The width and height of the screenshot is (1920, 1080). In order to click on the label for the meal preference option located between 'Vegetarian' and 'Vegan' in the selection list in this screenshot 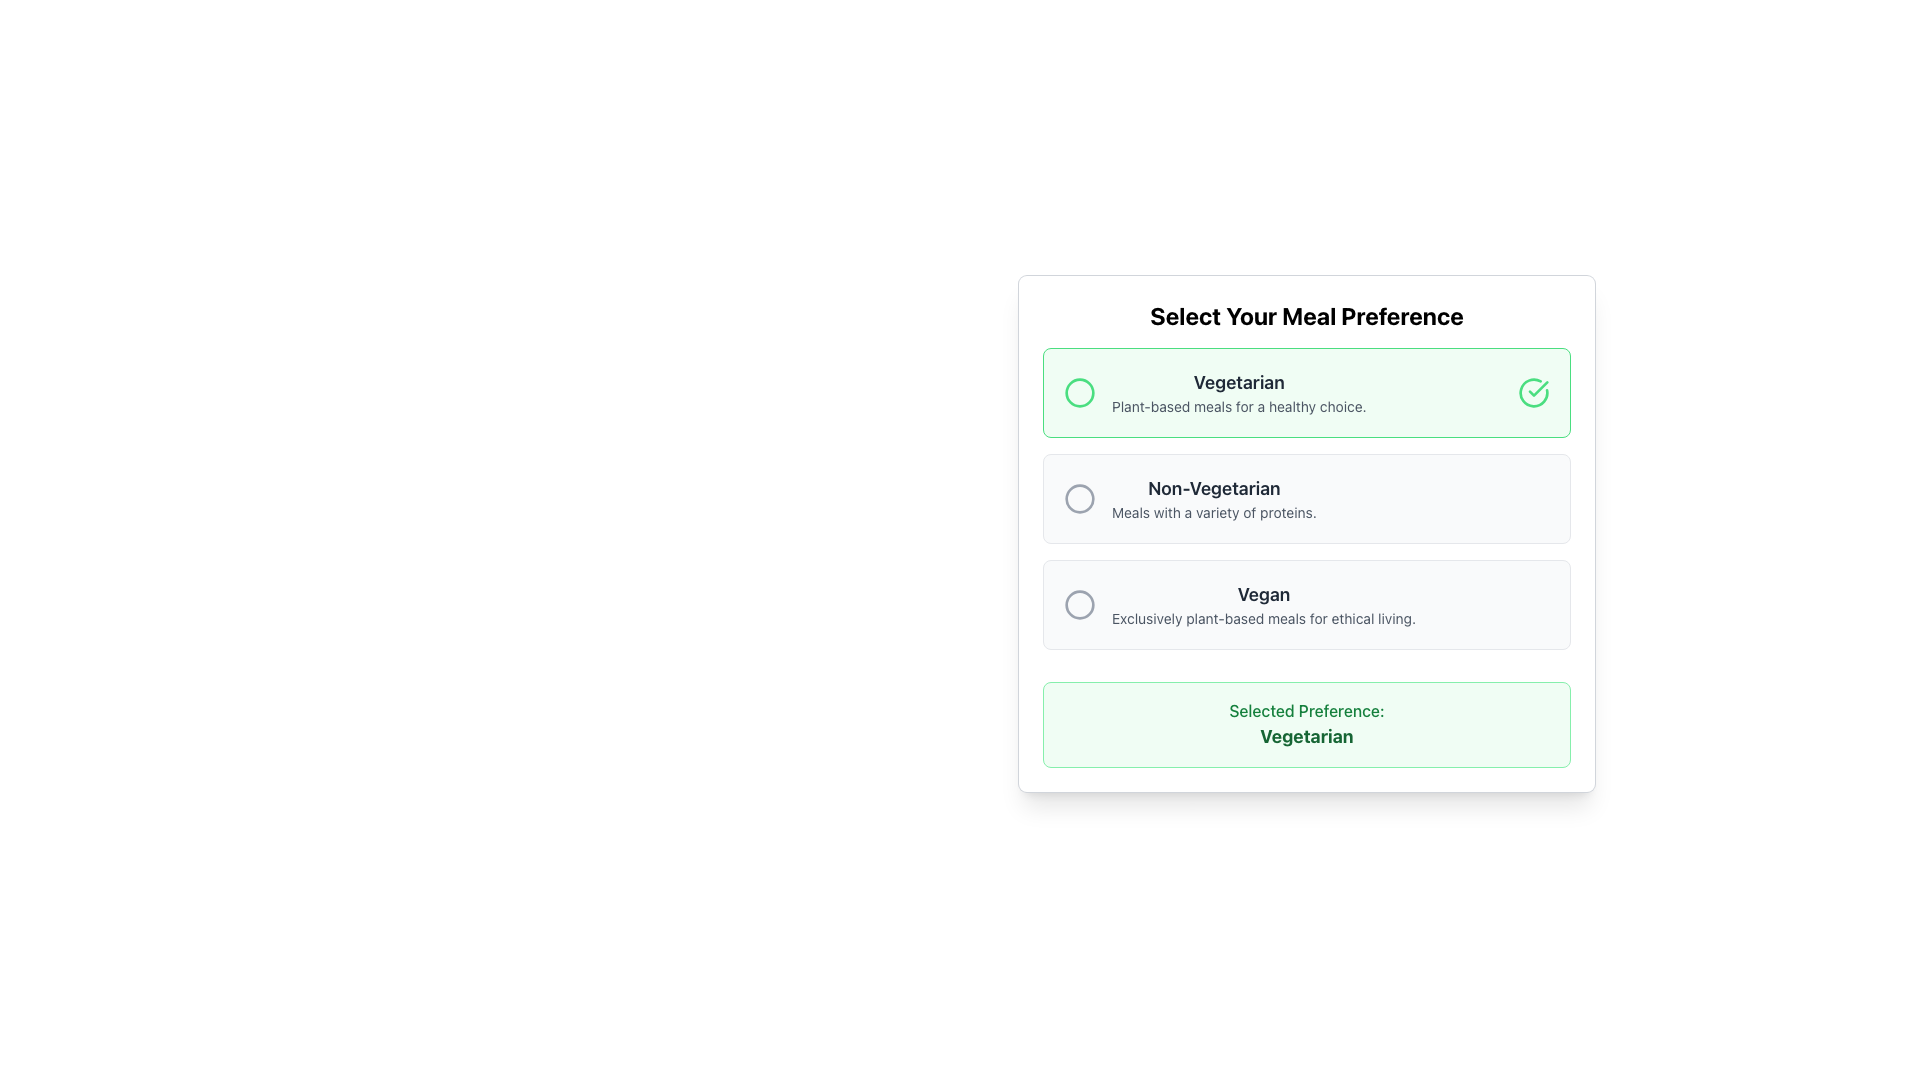, I will do `click(1213, 489)`.